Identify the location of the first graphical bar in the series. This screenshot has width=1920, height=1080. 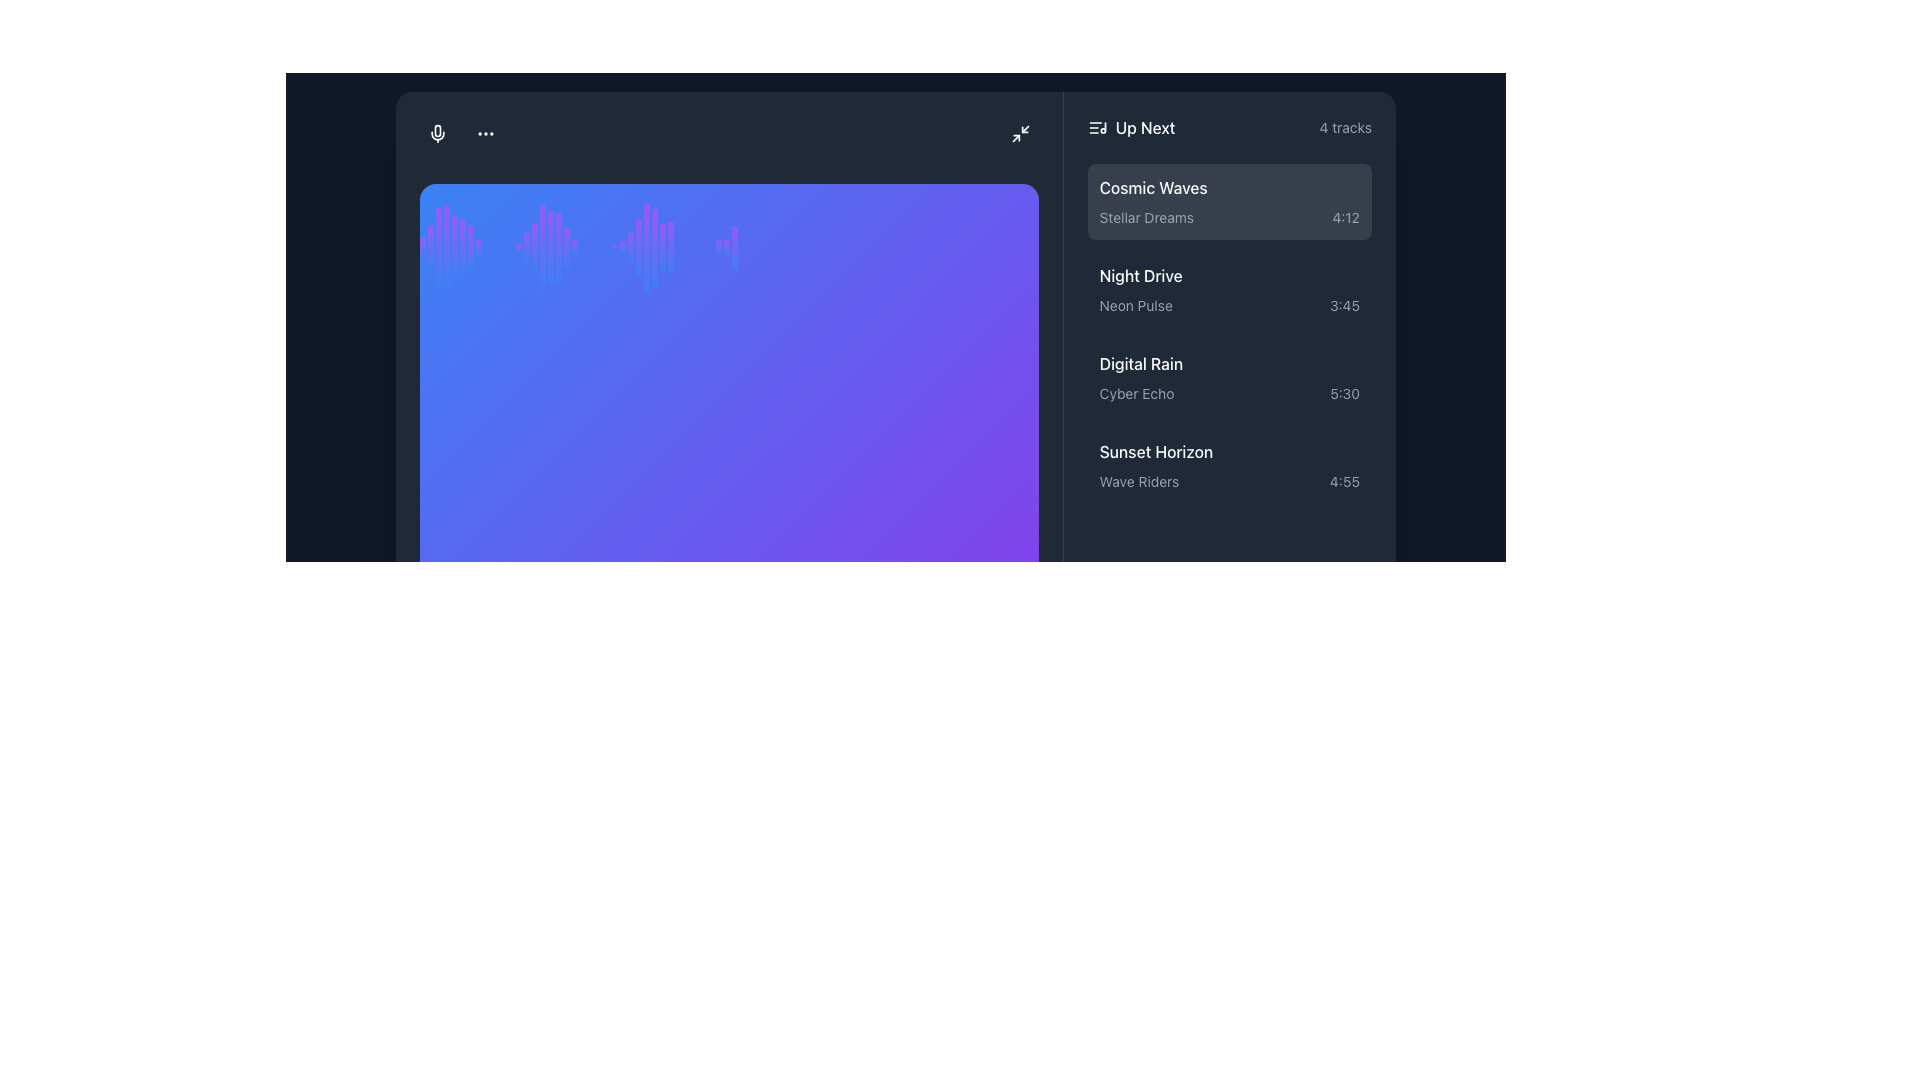
(421, 245).